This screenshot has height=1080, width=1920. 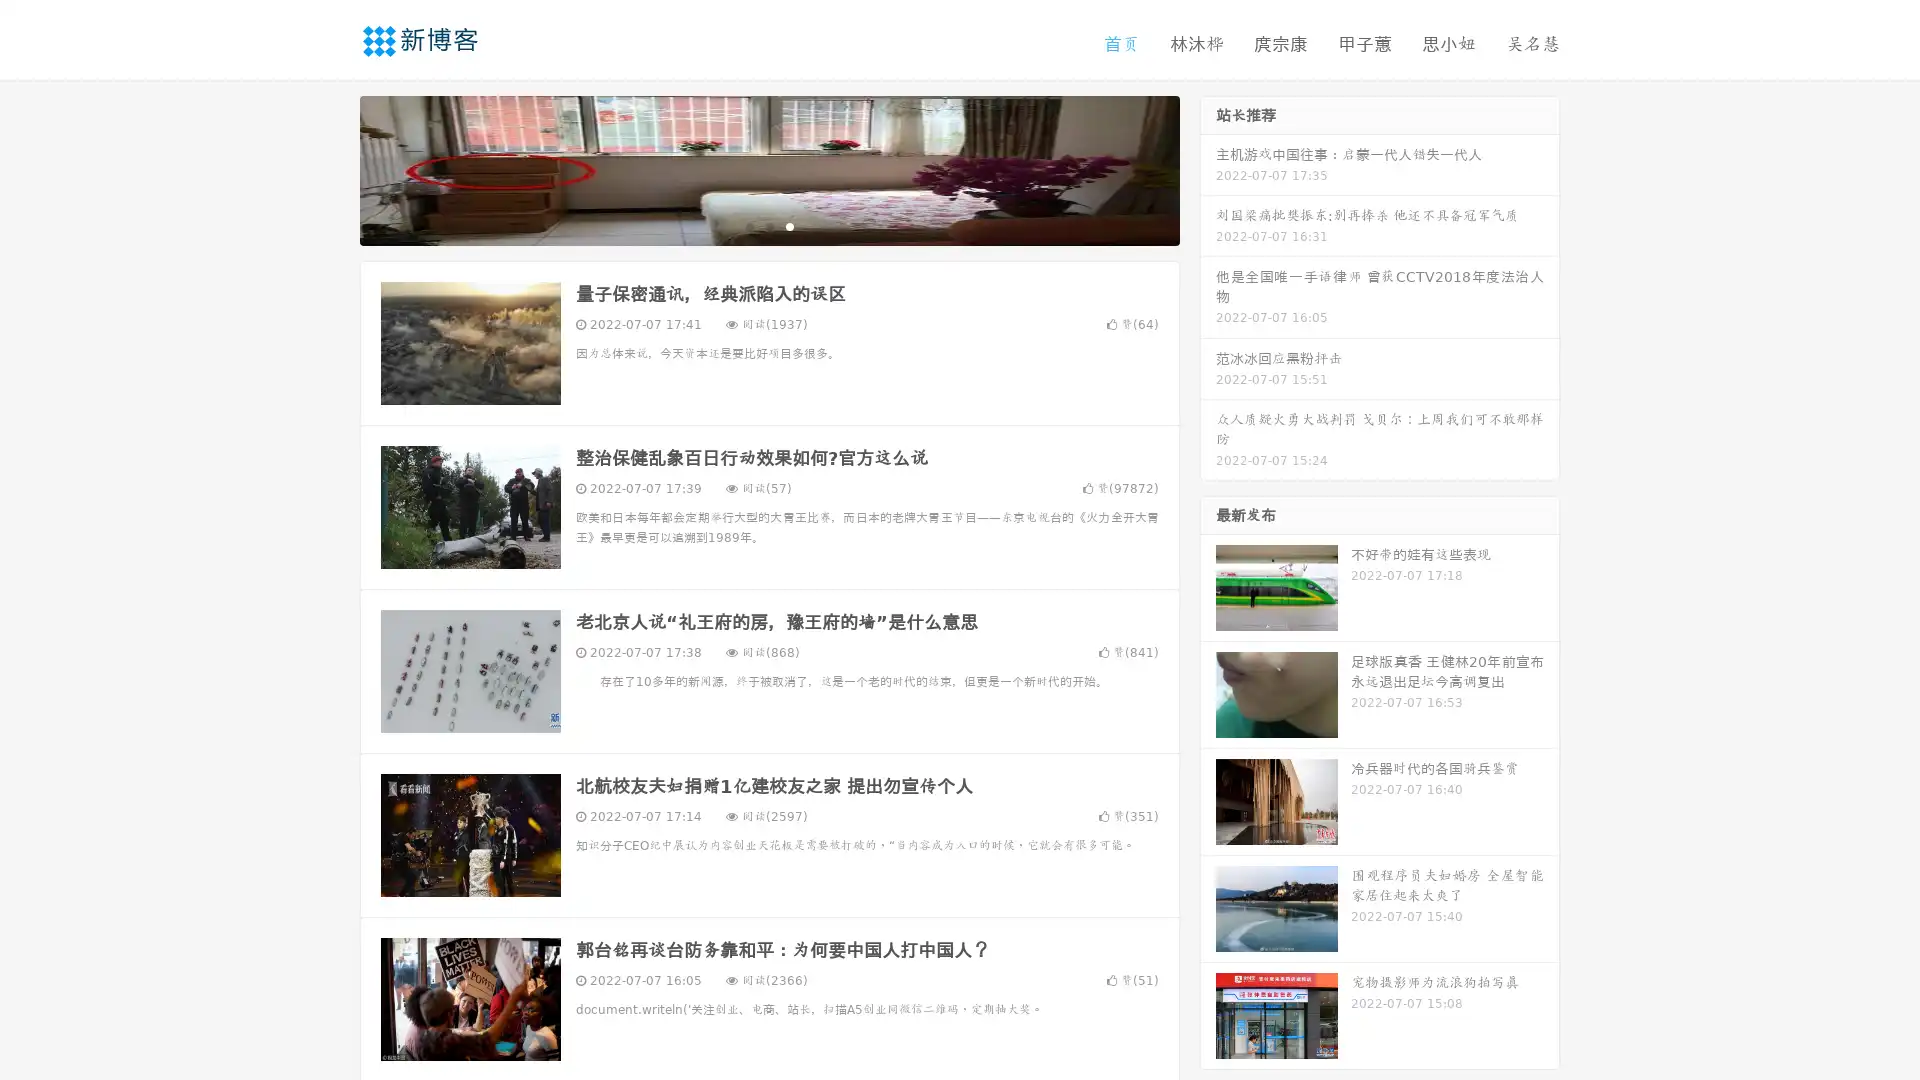 I want to click on Go to slide 1, so click(x=748, y=225).